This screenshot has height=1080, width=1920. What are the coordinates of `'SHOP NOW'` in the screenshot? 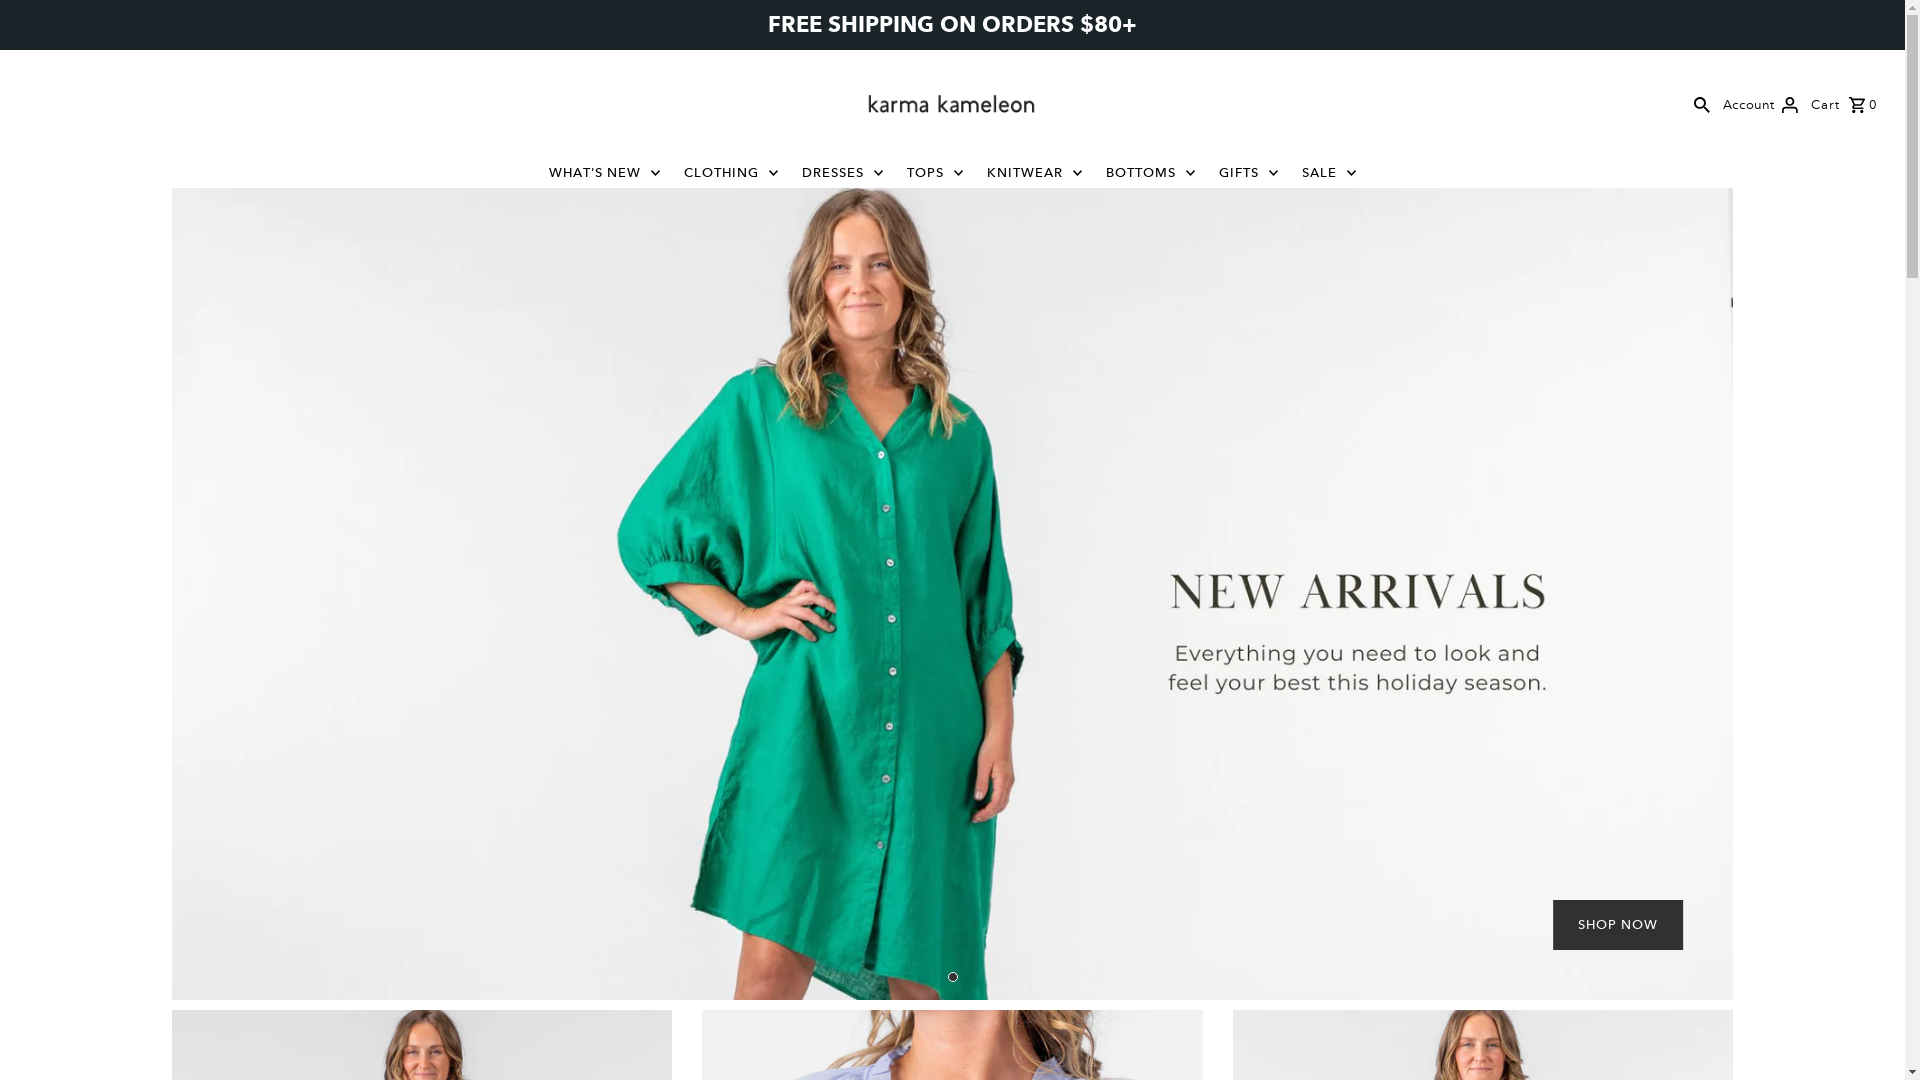 It's located at (1617, 925).